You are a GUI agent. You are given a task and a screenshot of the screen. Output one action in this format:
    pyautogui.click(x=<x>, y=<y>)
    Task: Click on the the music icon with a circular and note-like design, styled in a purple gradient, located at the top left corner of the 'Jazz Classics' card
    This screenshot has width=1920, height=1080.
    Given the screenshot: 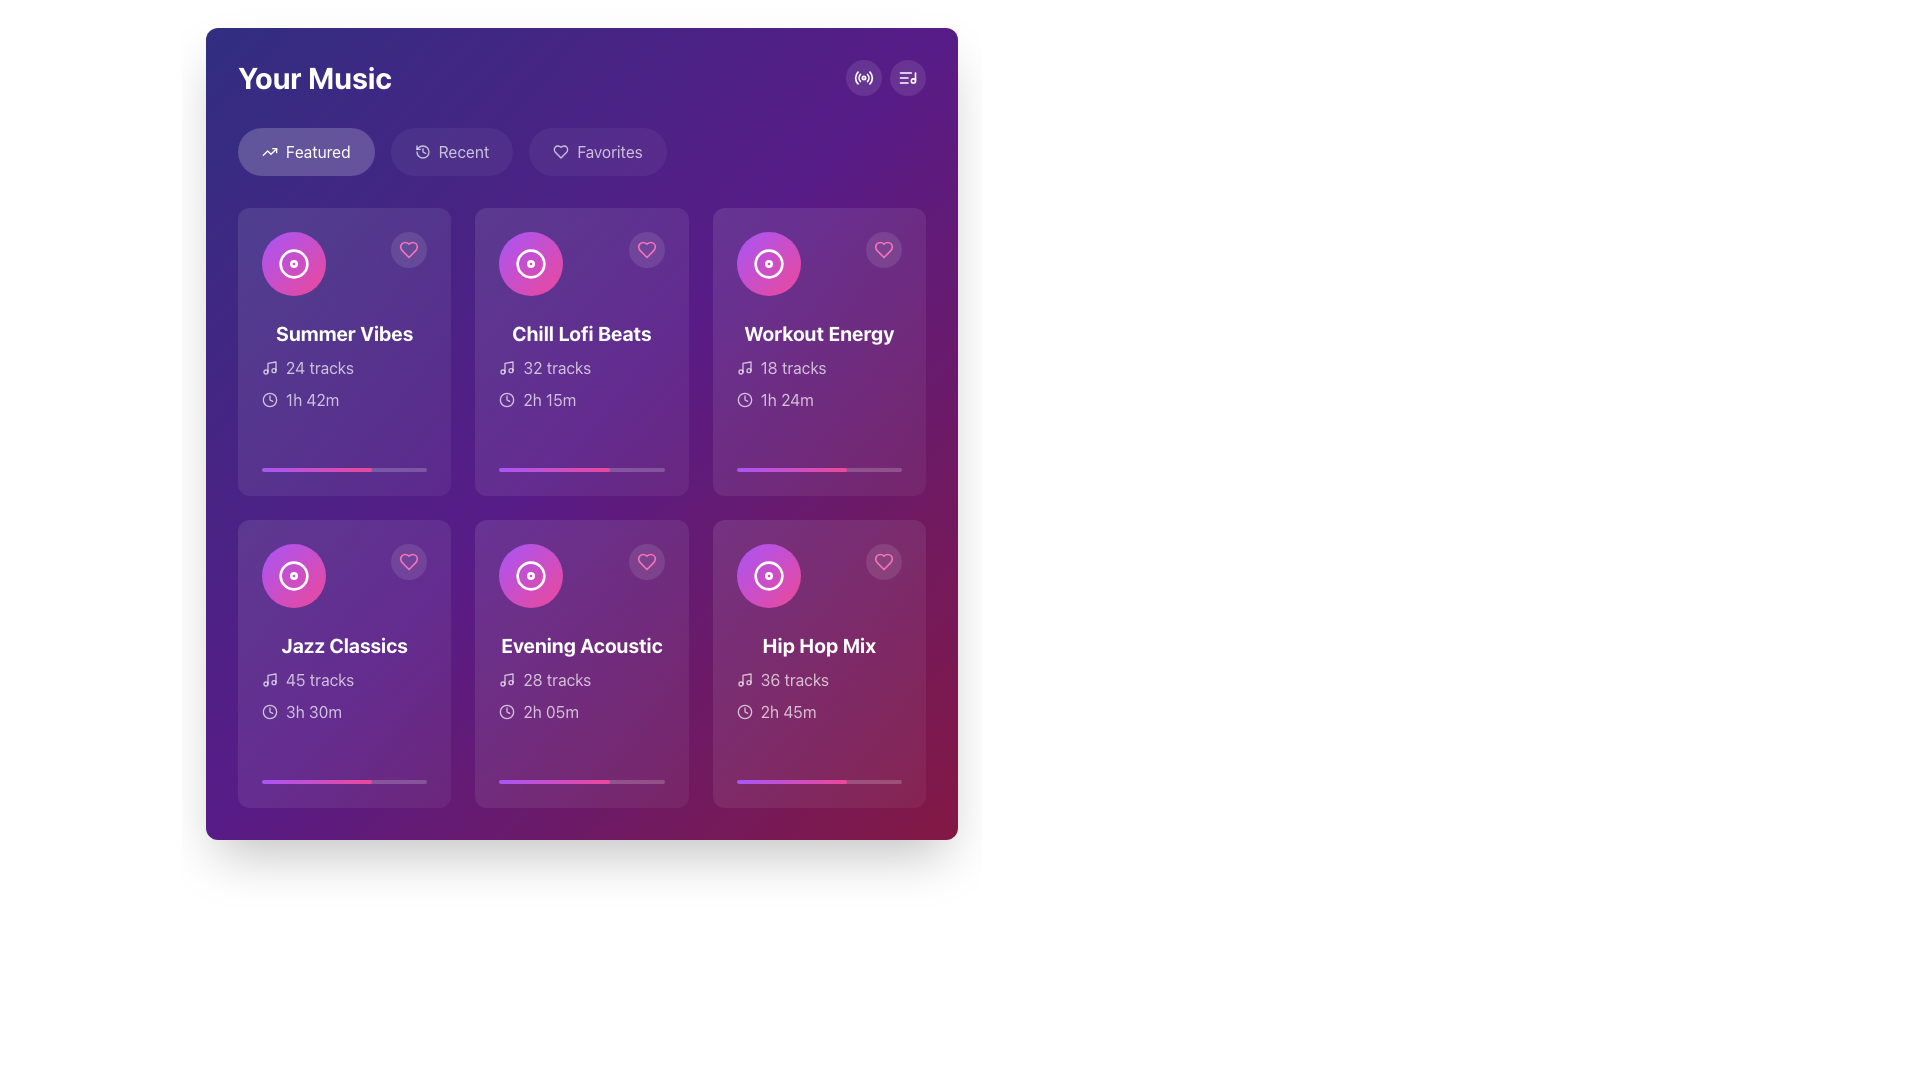 What is the action you would take?
    pyautogui.click(x=268, y=678)
    